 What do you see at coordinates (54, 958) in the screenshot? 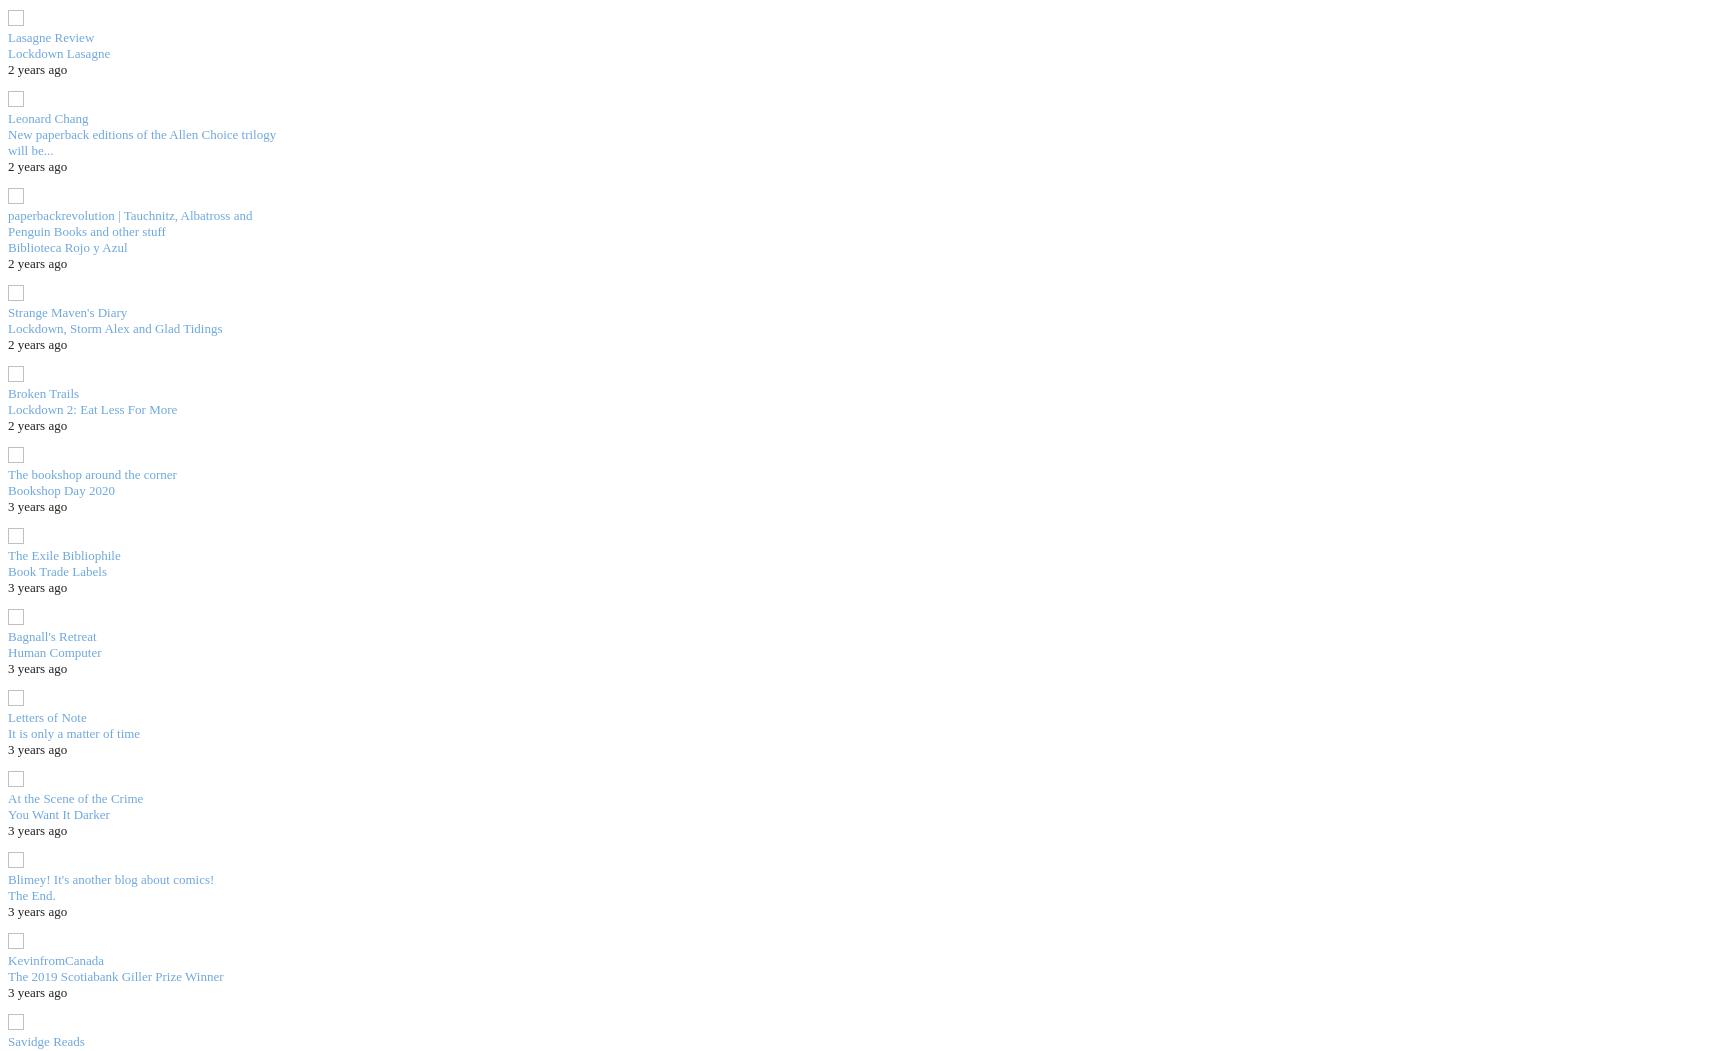
I see `'KevinfromCanada'` at bounding box center [54, 958].